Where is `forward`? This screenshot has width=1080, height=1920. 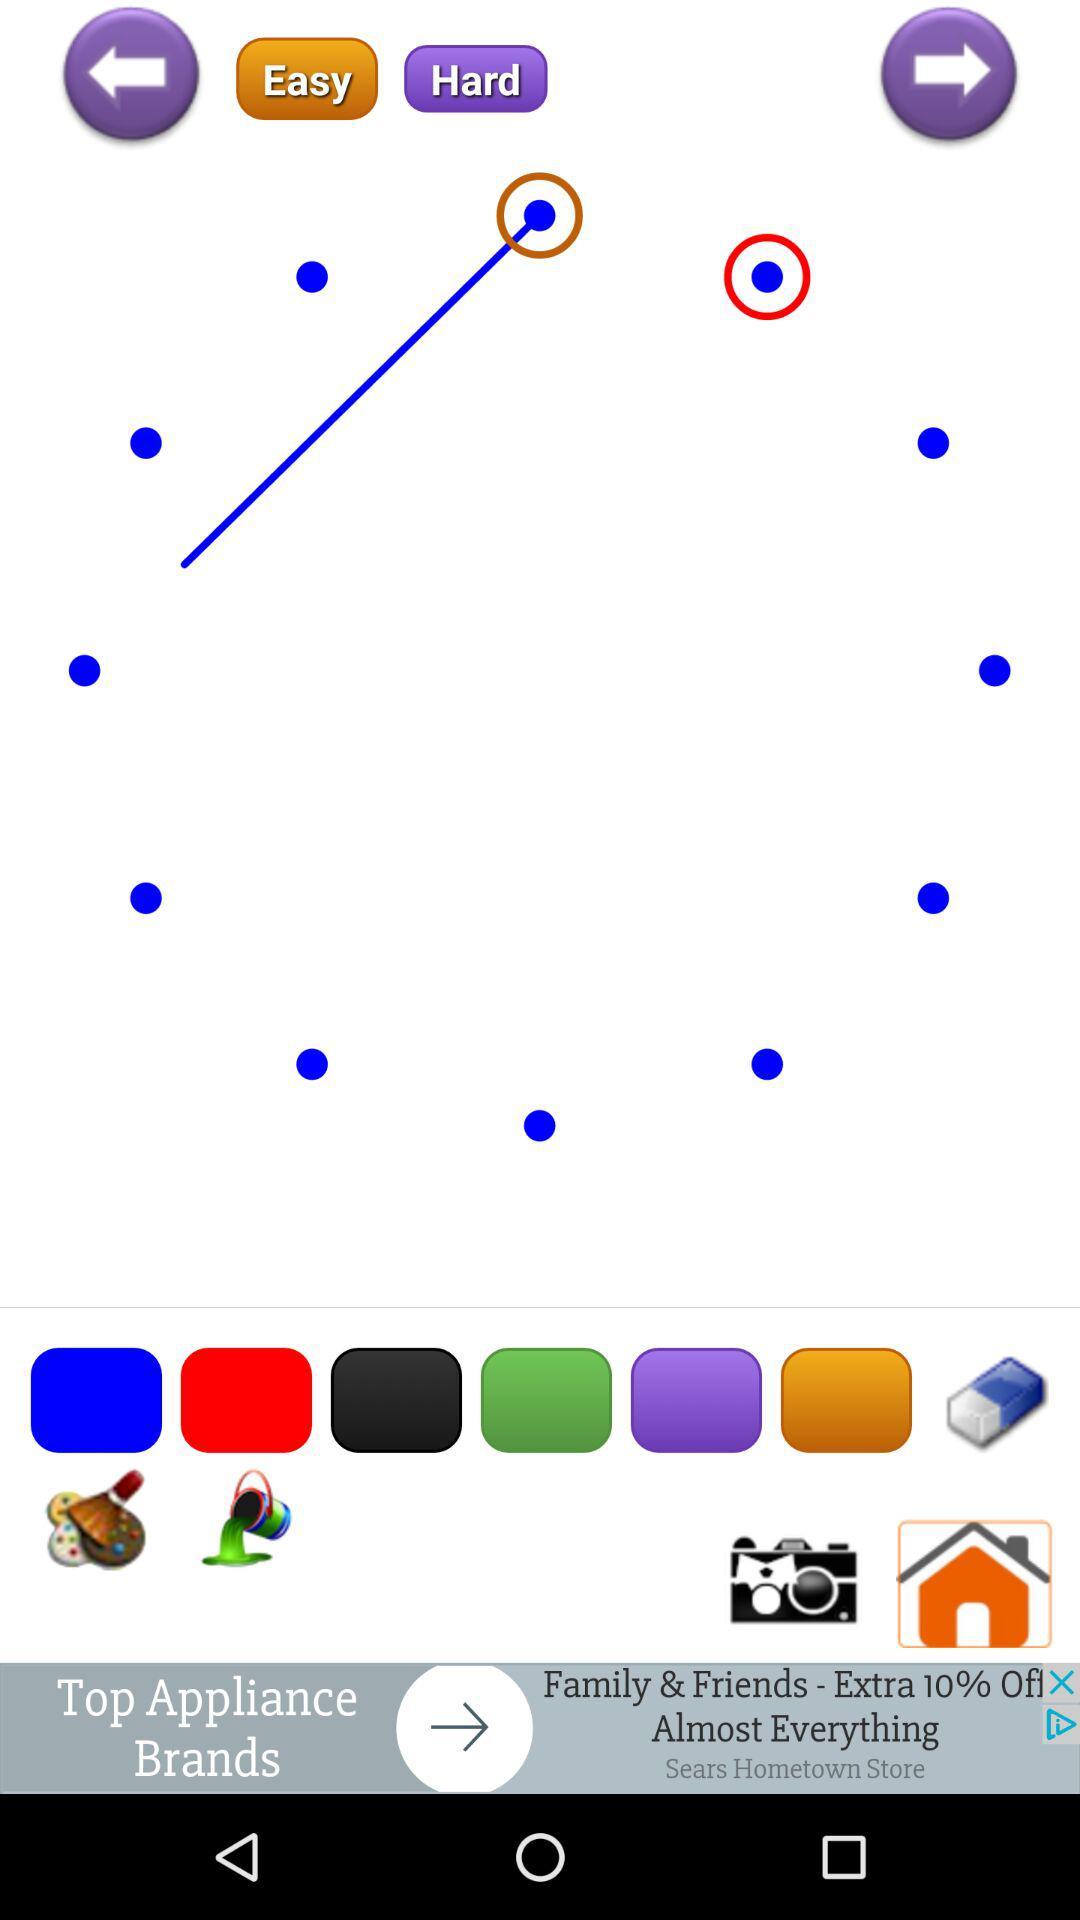
forward is located at coordinates (947, 78).